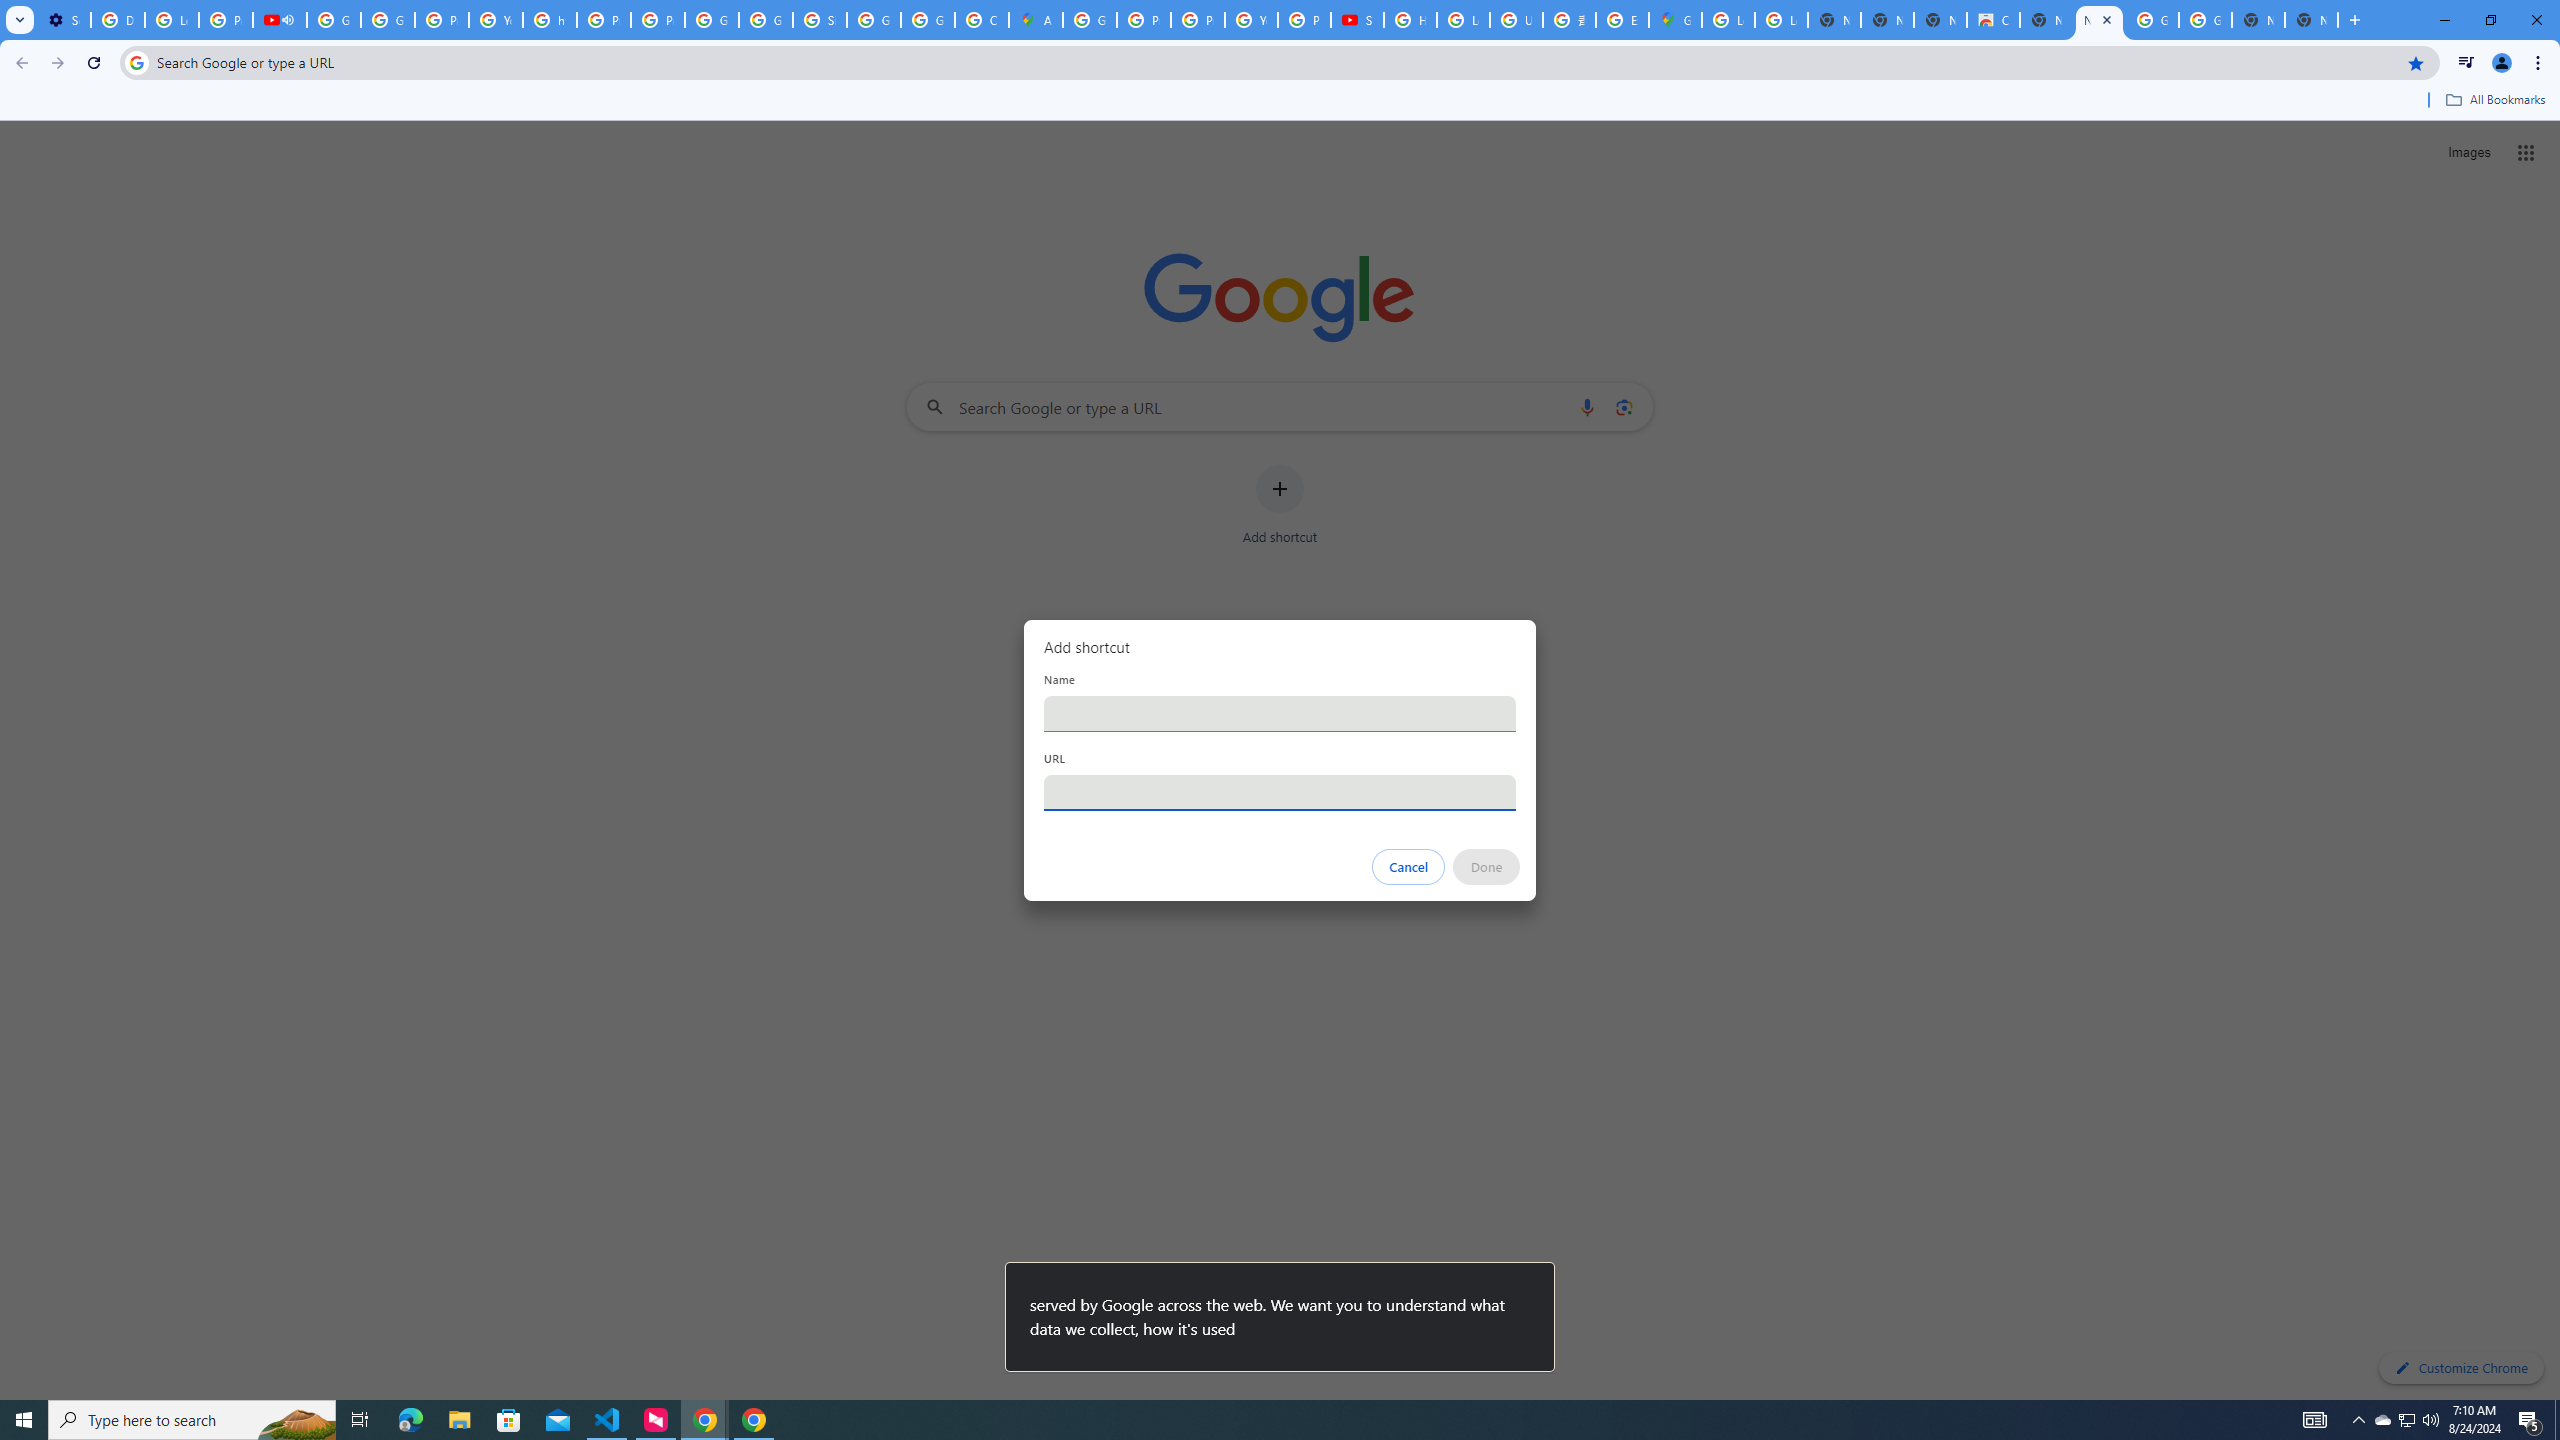 This screenshot has height=1440, width=2560. Describe the element at coordinates (1356, 19) in the screenshot. I see `'Subscriptions - YouTube'` at that location.